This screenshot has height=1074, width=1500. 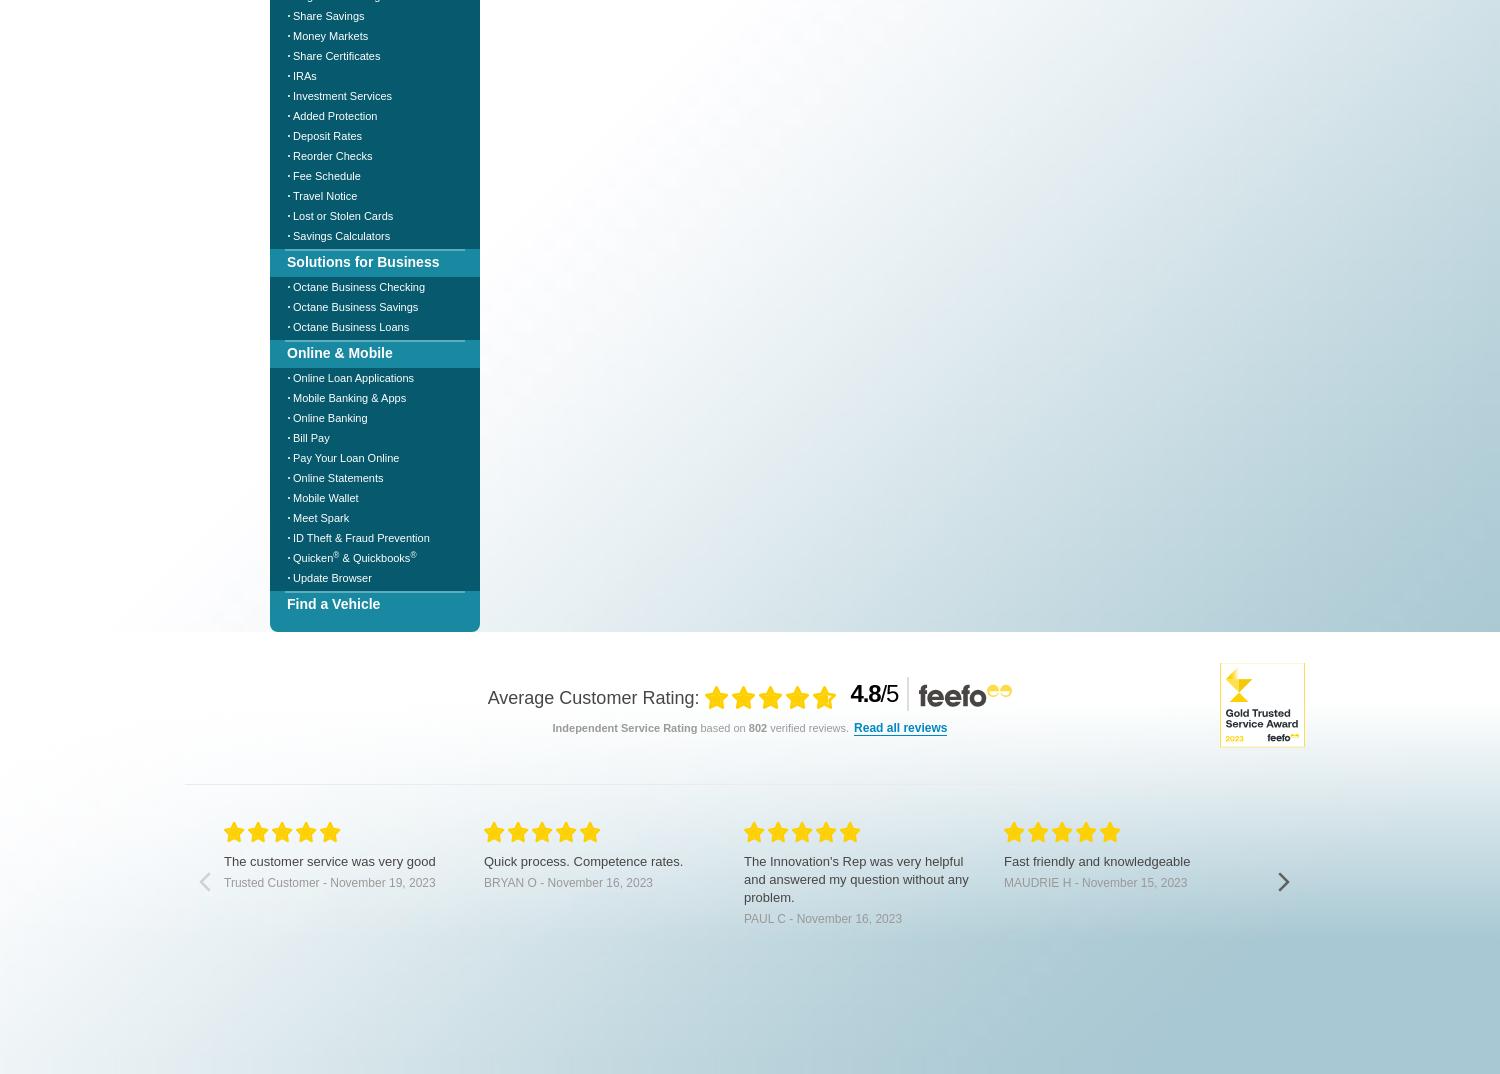 What do you see at coordinates (312, 555) in the screenshot?
I see `'Quicken'` at bounding box center [312, 555].